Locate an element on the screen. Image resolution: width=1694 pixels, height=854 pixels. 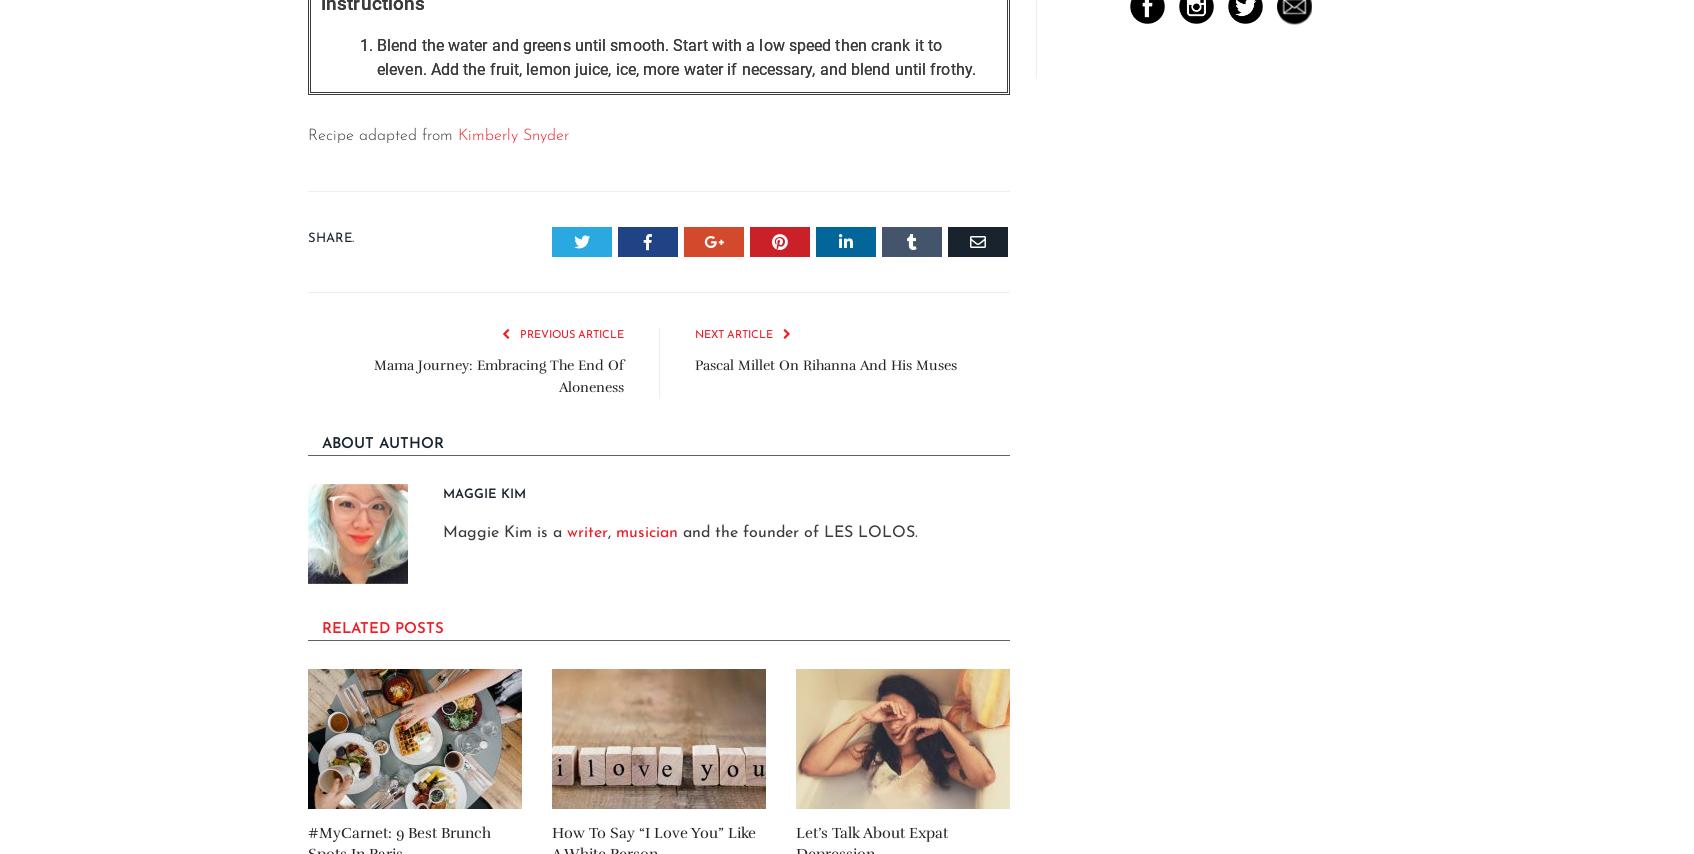
'writer' is located at coordinates (587, 532).